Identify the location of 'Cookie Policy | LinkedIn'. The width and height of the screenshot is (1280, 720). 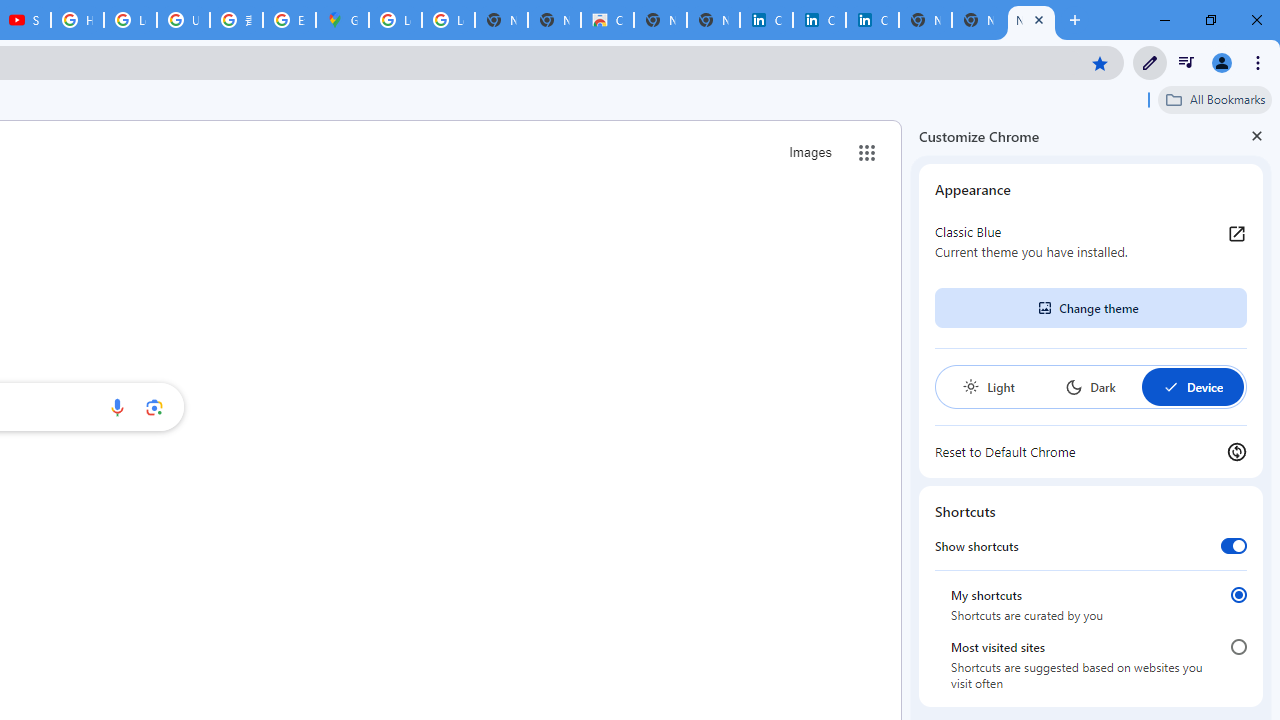
(819, 20).